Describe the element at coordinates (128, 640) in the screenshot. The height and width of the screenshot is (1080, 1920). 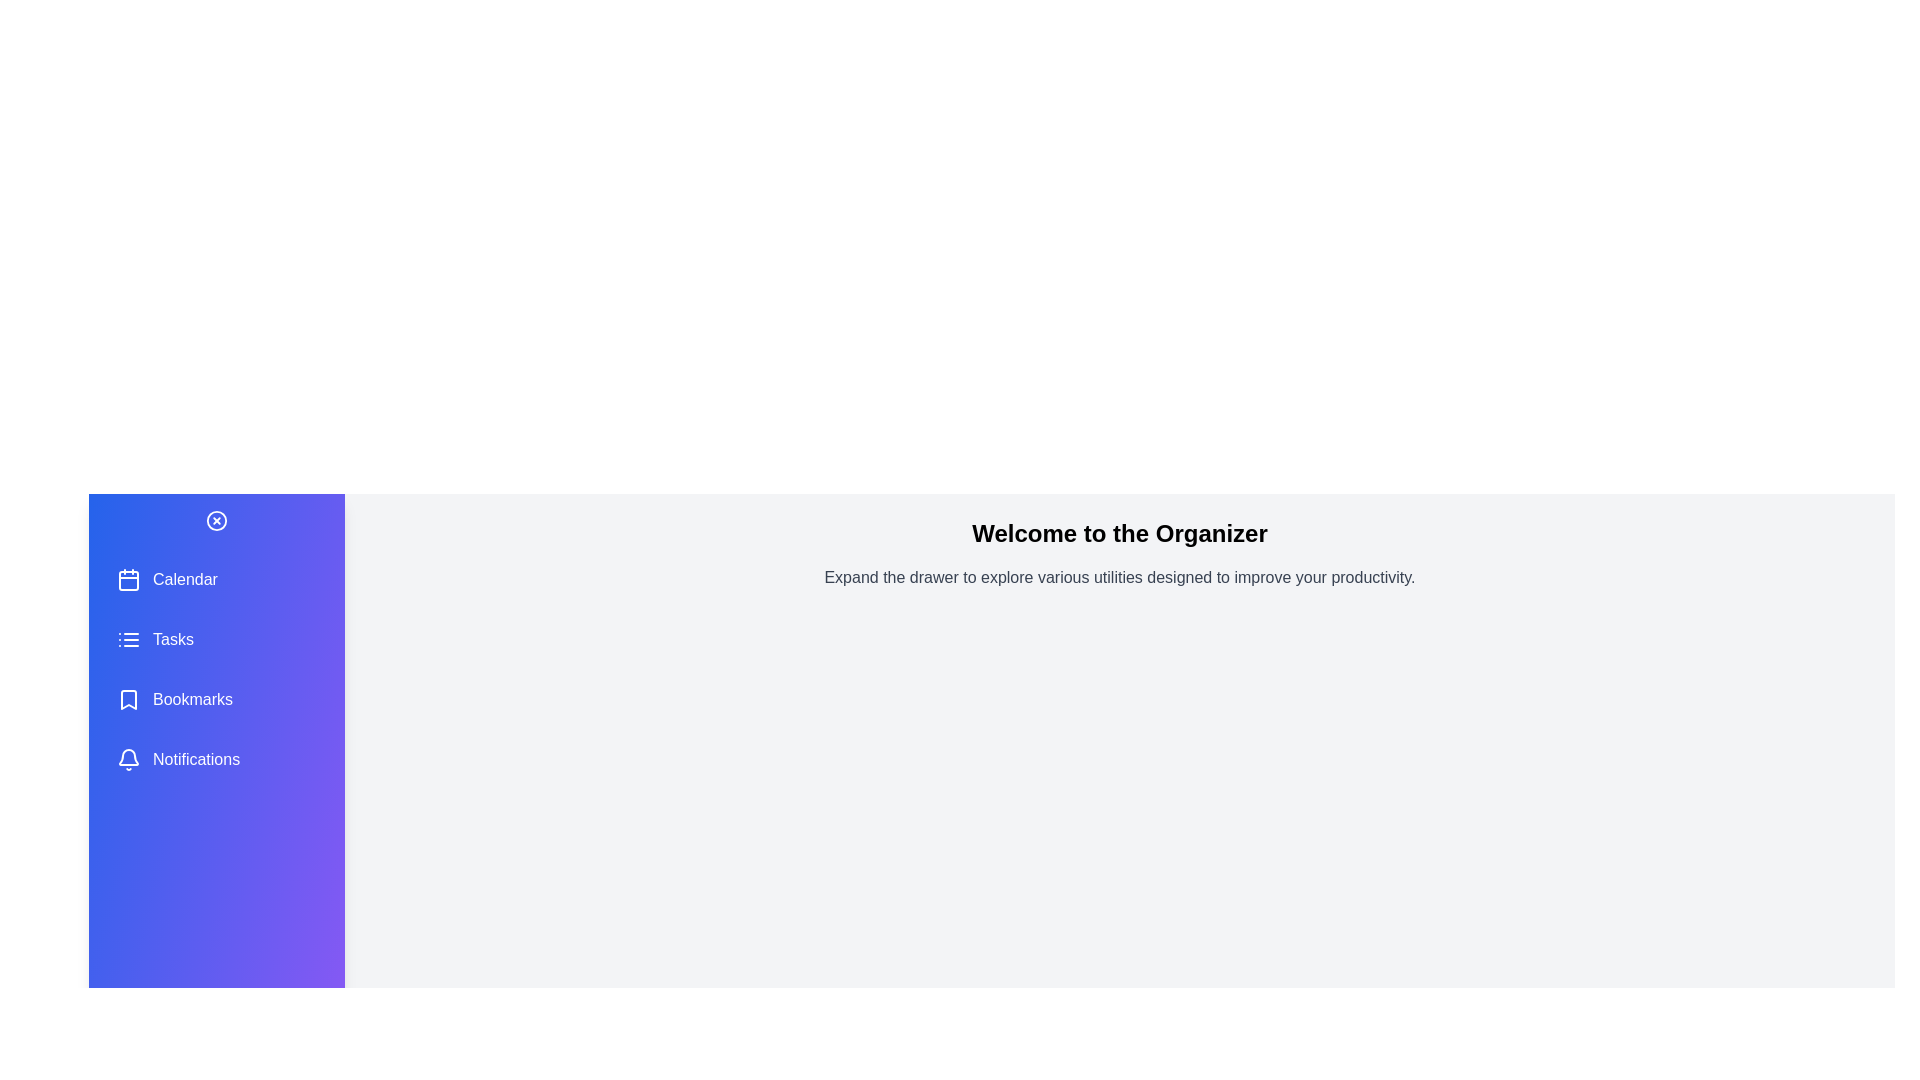
I see `the Tasks icon in the drawer` at that location.